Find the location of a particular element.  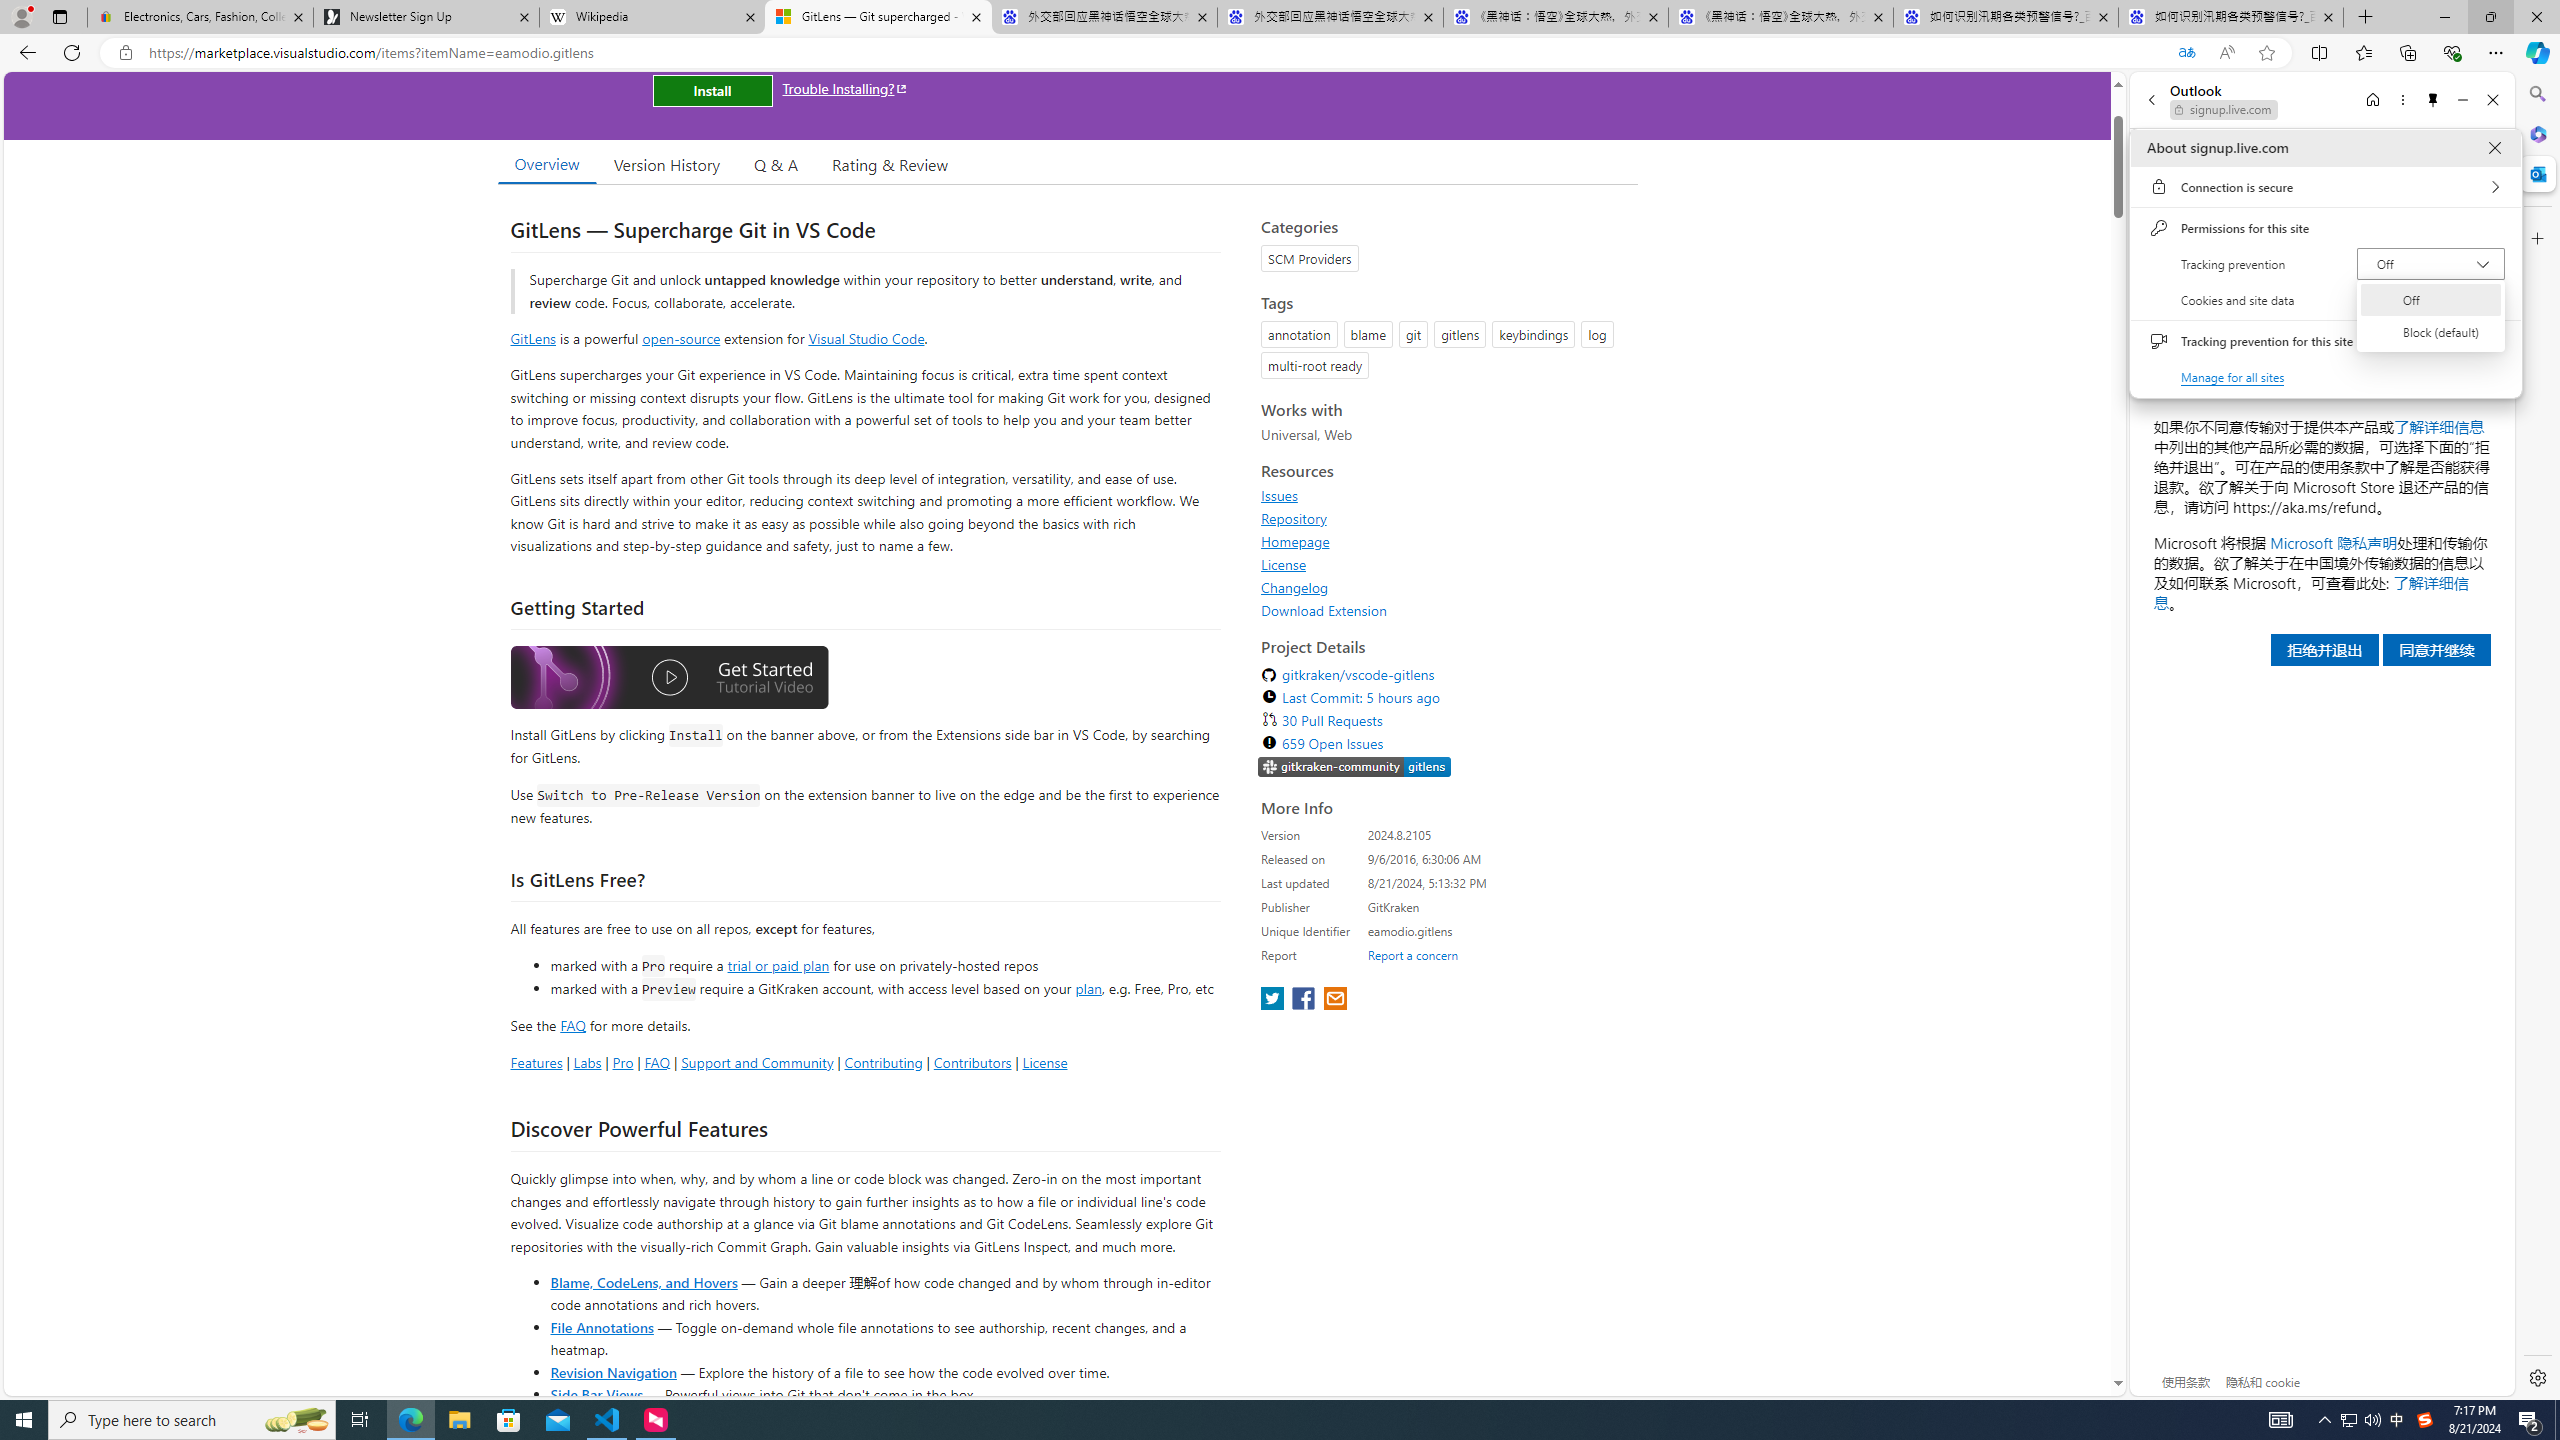

'Connection is secure' is located at coordinates (2324, 185).